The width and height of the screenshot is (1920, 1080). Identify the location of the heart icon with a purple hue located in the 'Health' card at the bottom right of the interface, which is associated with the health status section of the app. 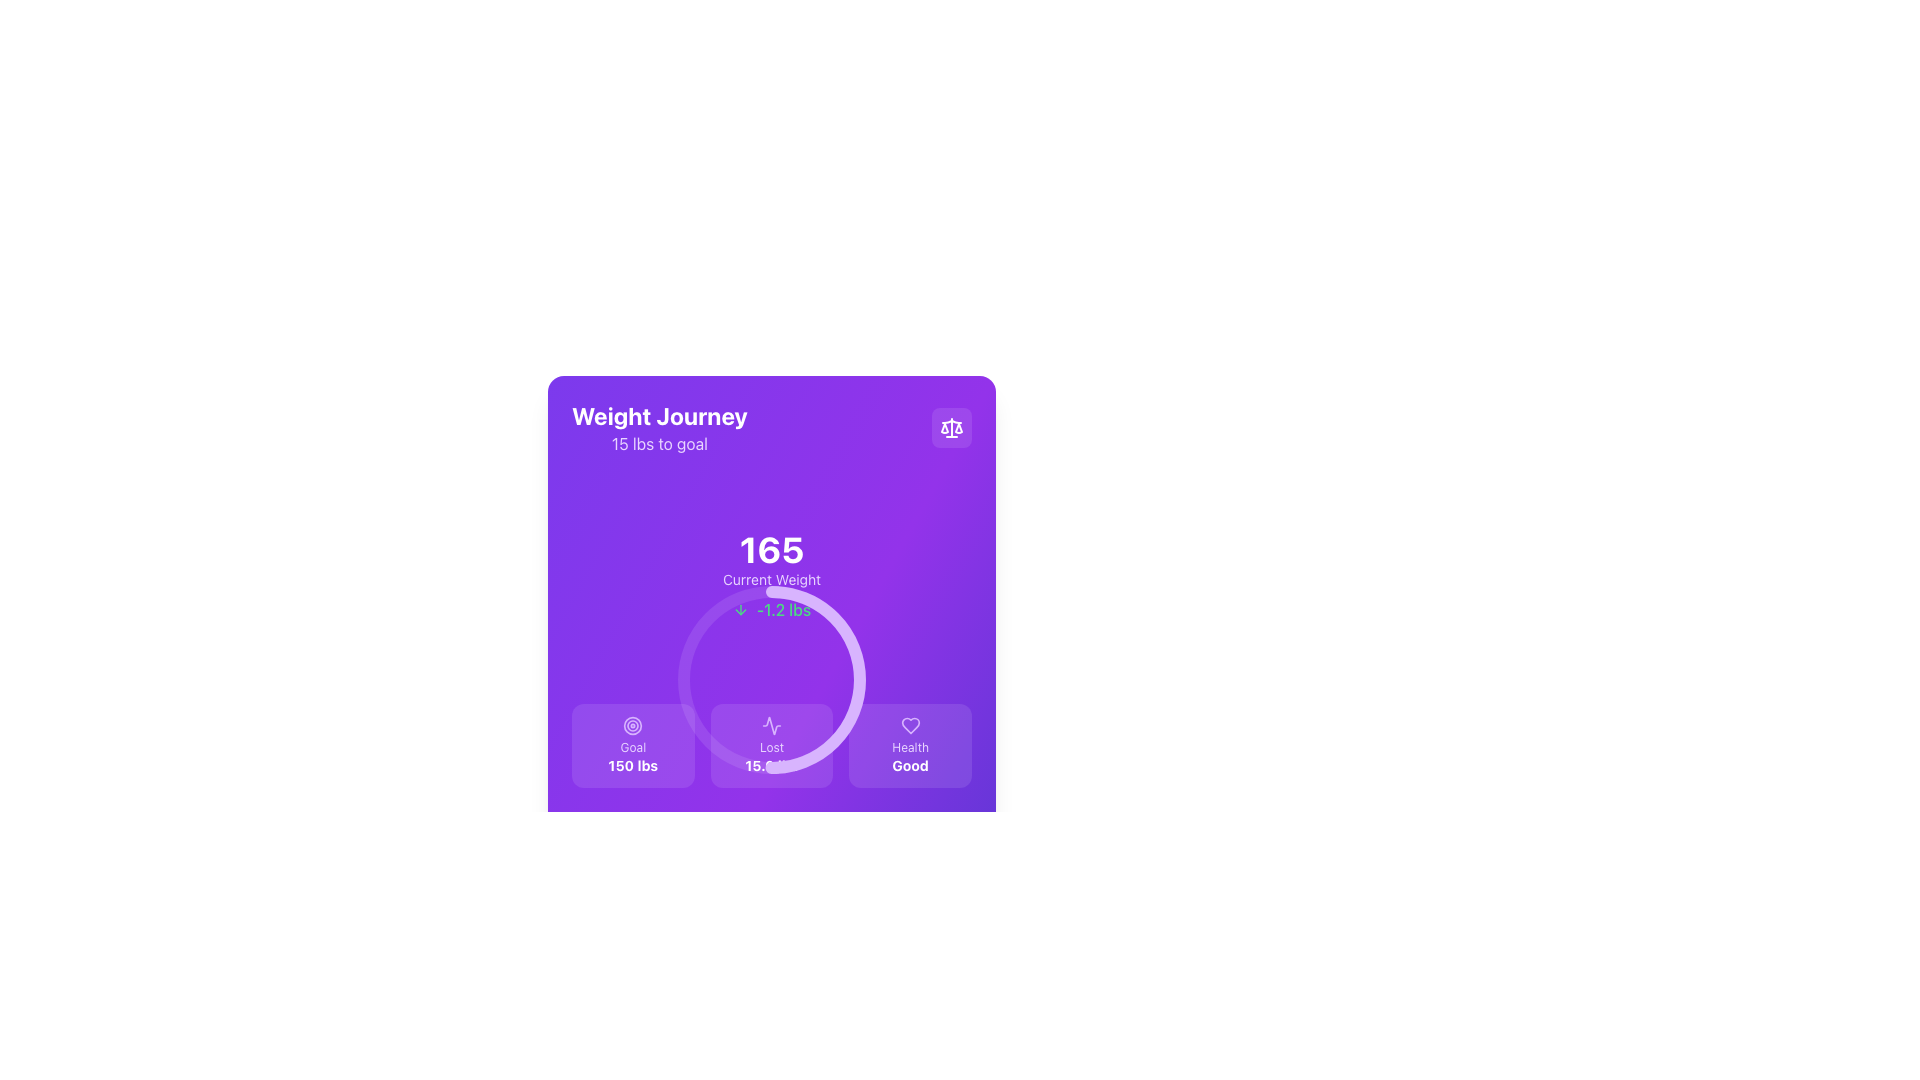
(909, 725).